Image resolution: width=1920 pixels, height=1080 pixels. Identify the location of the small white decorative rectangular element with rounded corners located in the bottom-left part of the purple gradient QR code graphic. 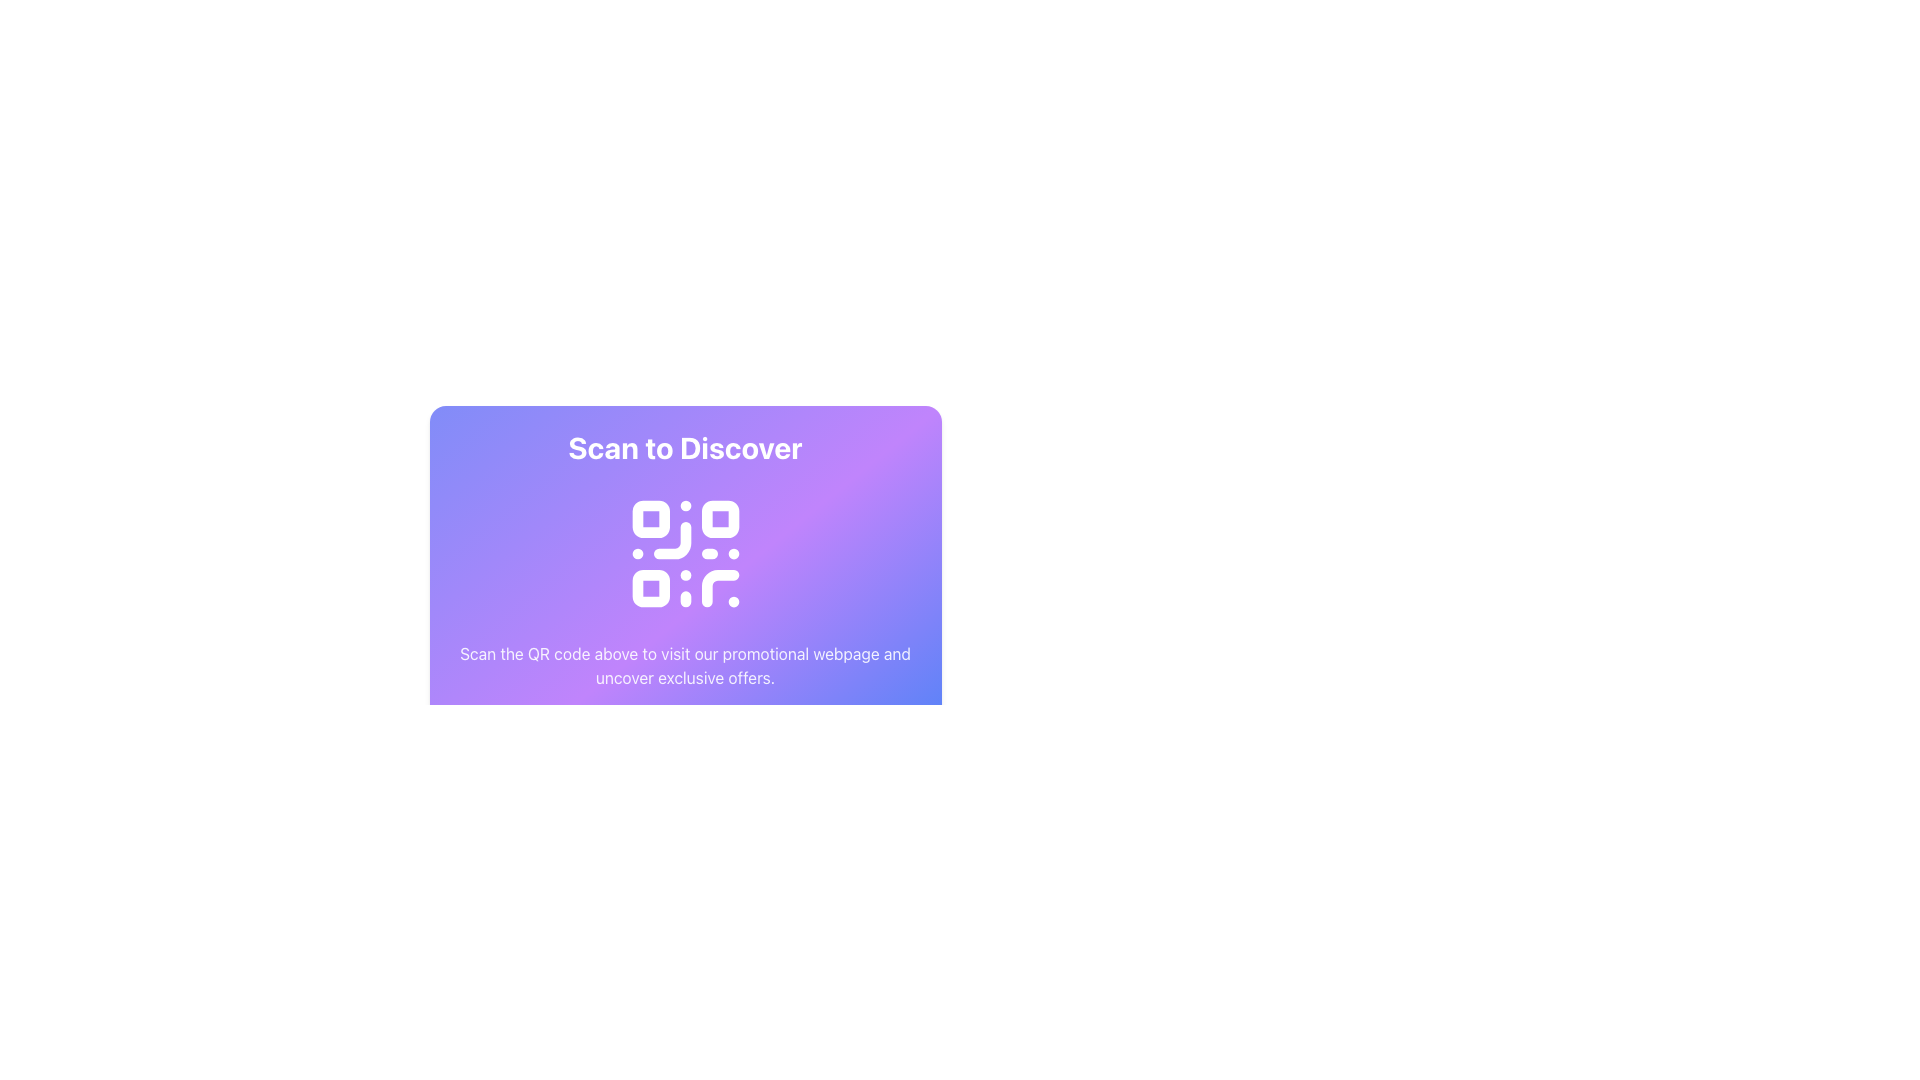
(650, 587).